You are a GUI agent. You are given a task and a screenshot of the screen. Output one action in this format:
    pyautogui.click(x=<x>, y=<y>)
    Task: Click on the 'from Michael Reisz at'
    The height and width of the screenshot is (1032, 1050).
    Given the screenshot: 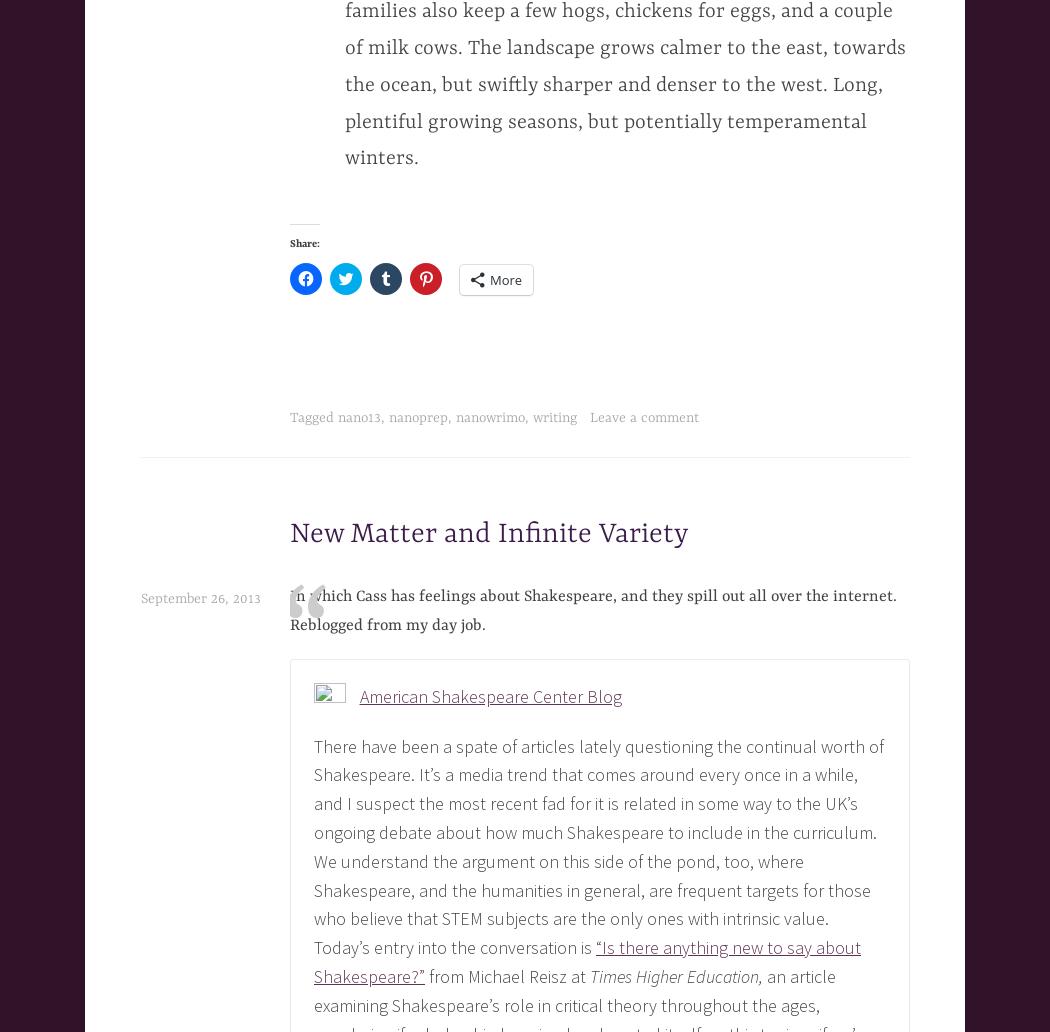 What is the action you would take?
    pyautogui.click(x=424, y=975)
    